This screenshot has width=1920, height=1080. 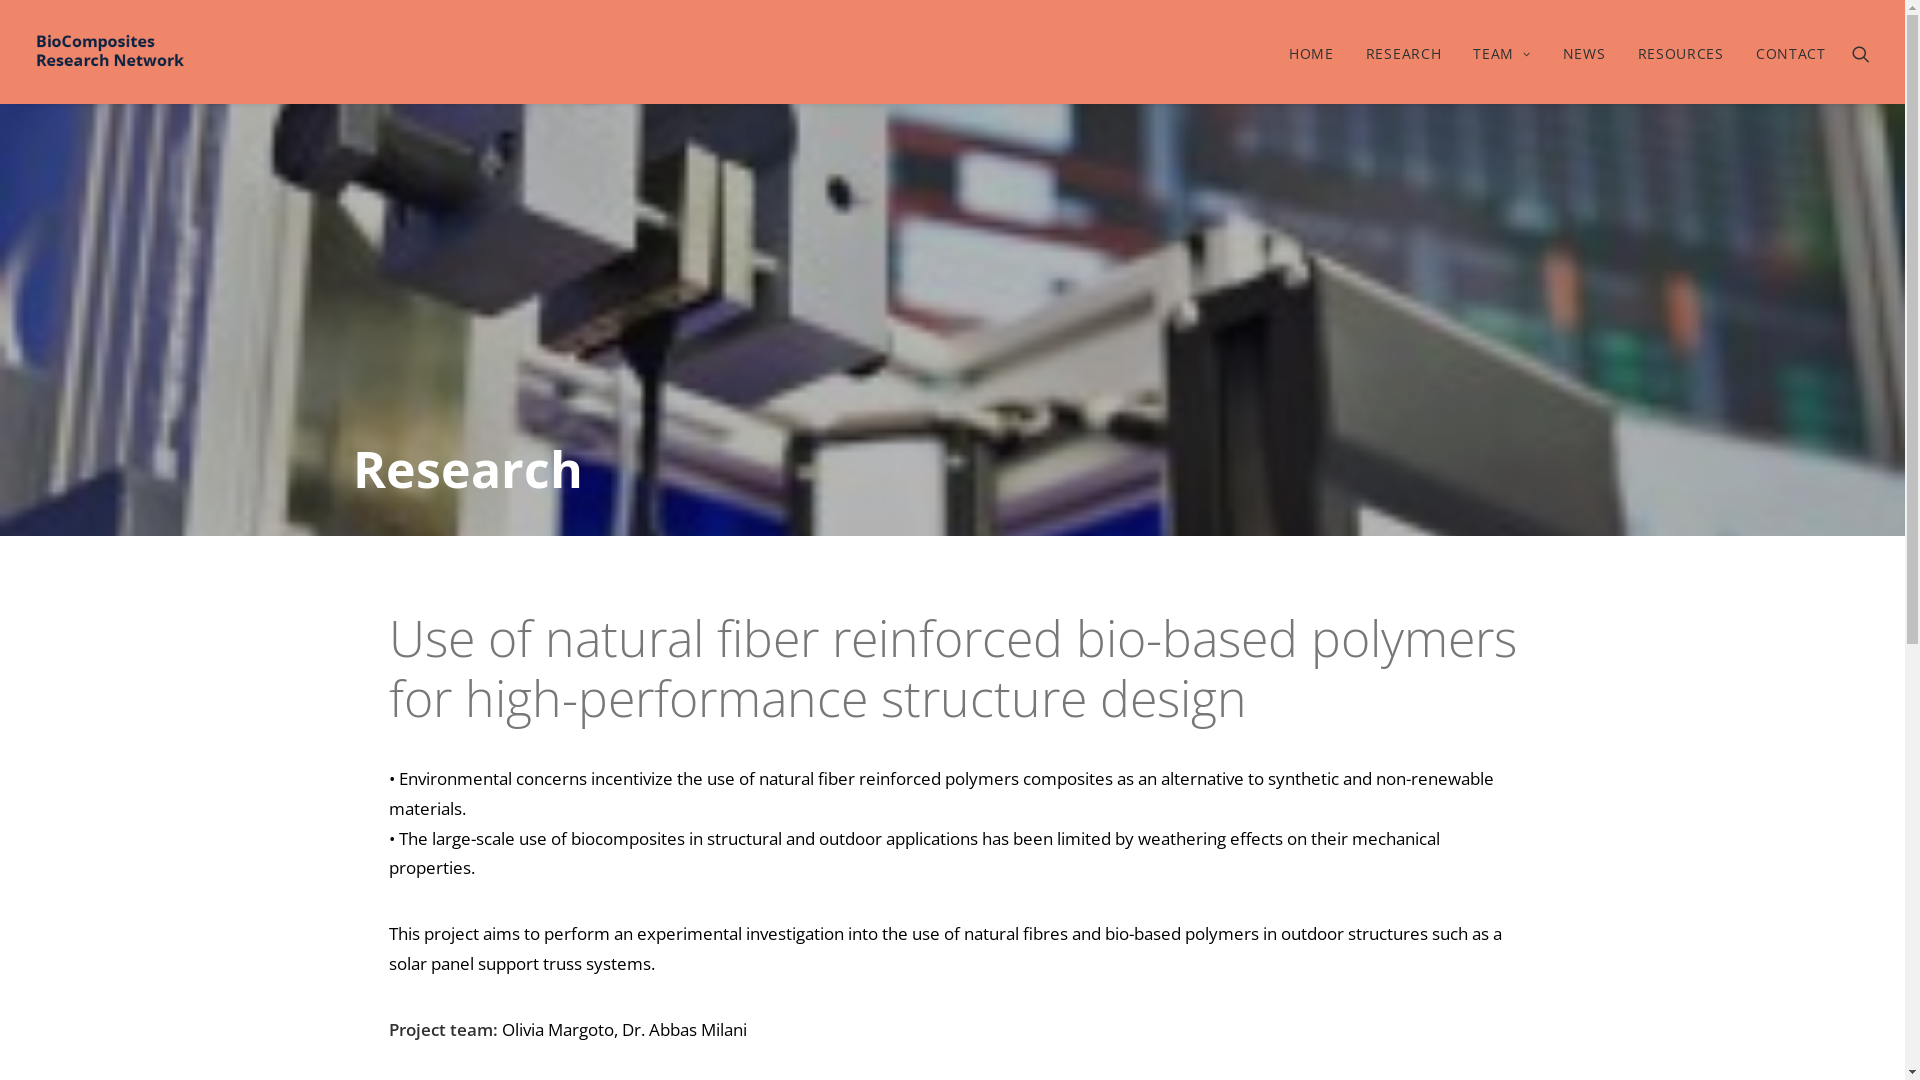 What do you see at coordinates (1501, 50) in the screenshot?
I see `'TEAM'` at bounding box center [1501, 50].